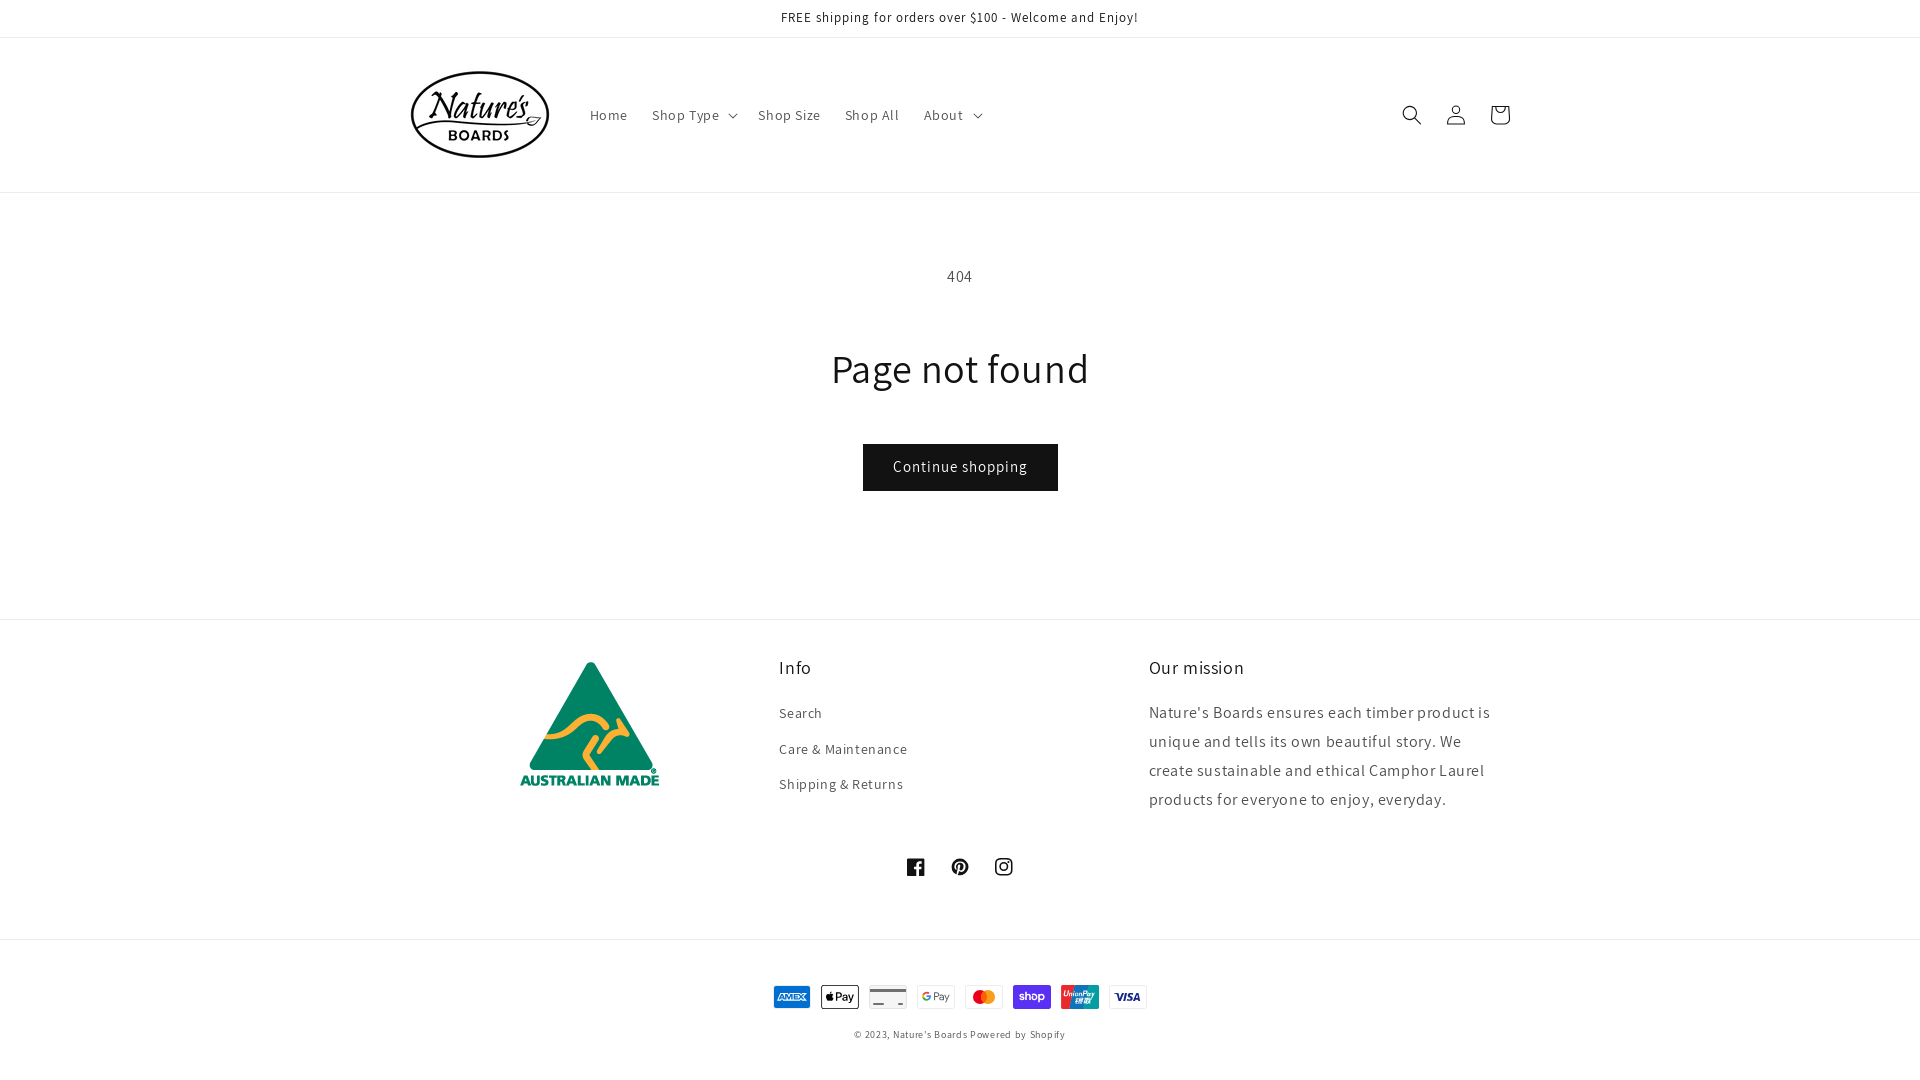 Image resolution: width=1920 pixels, height=1080 pixels. Describe the element at coordinates (960, 866) in the screenshot. I see `'Pinterest'` at that location.